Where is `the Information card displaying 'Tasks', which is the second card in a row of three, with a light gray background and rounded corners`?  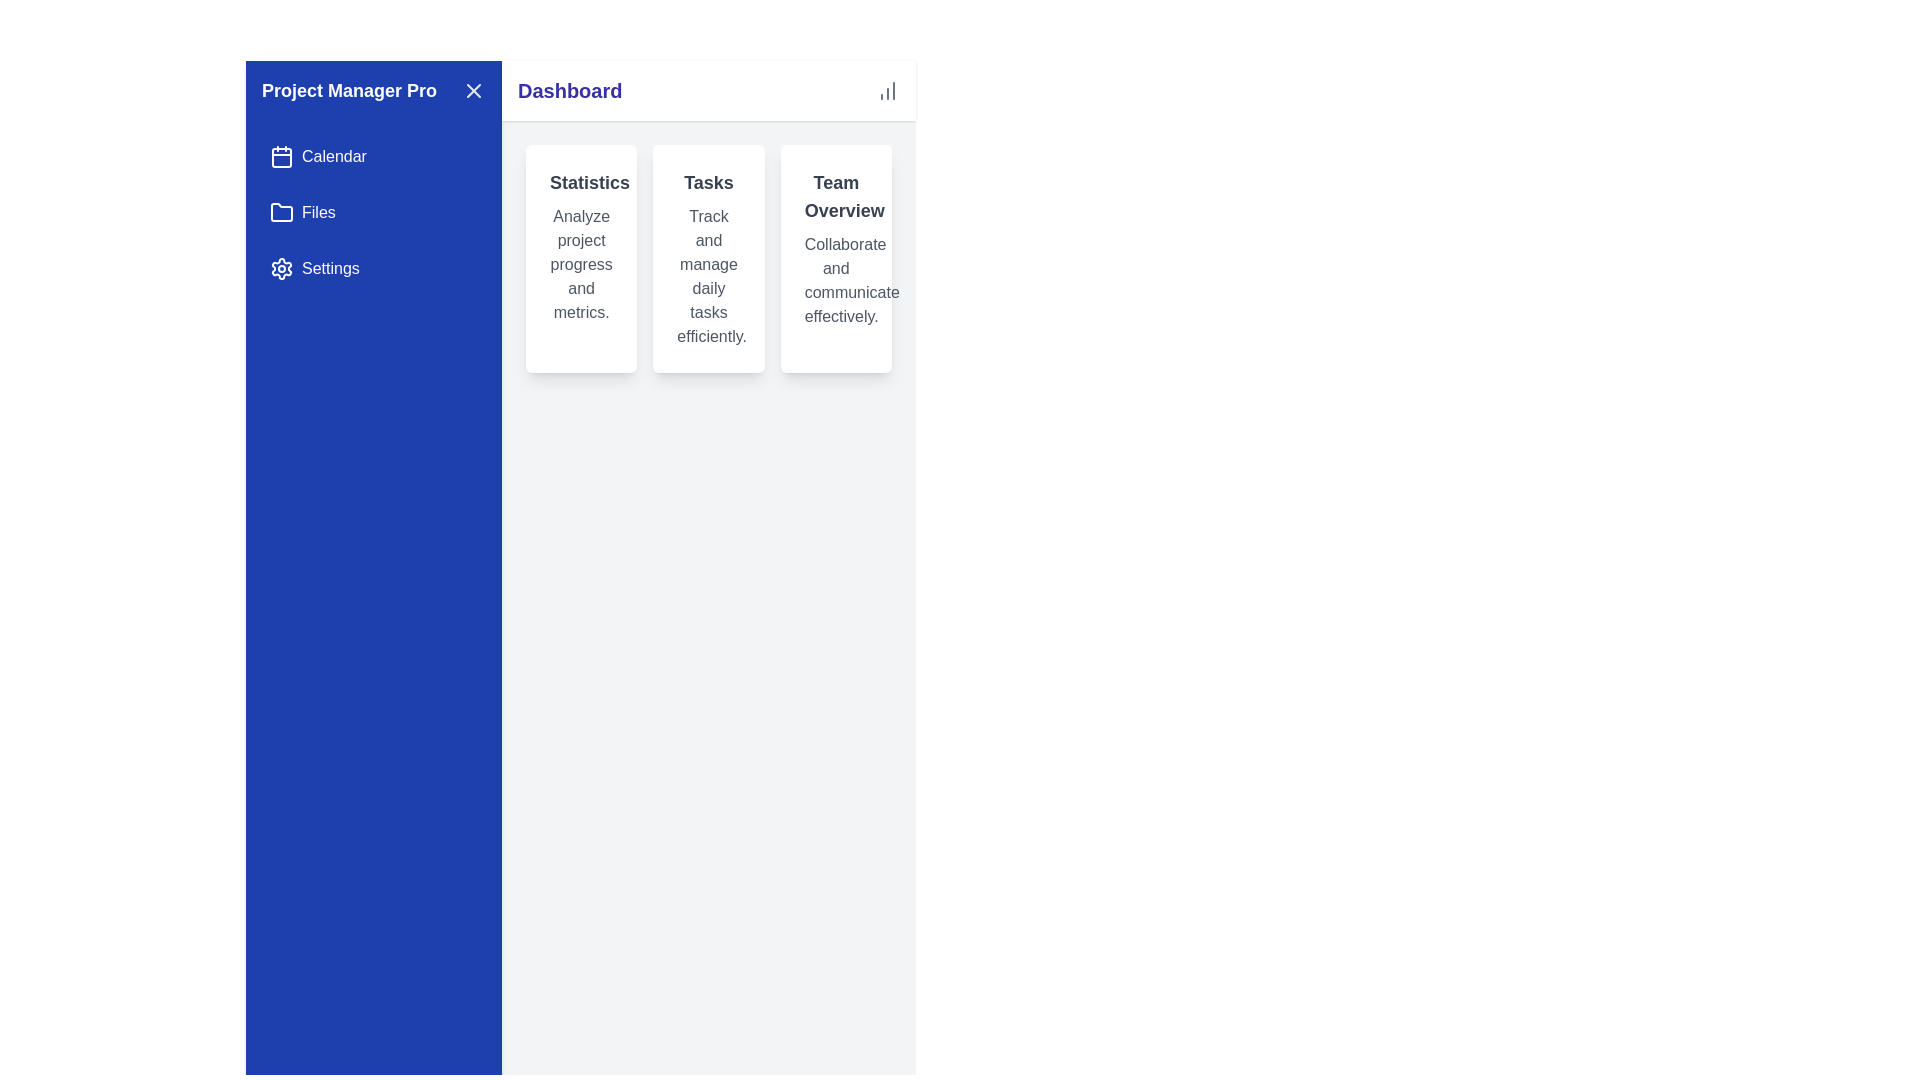 the Information card displaying 'Tasks', which is the second card in a row of three, with a light gray background and rounded corners is located at coordinates (709, 257).